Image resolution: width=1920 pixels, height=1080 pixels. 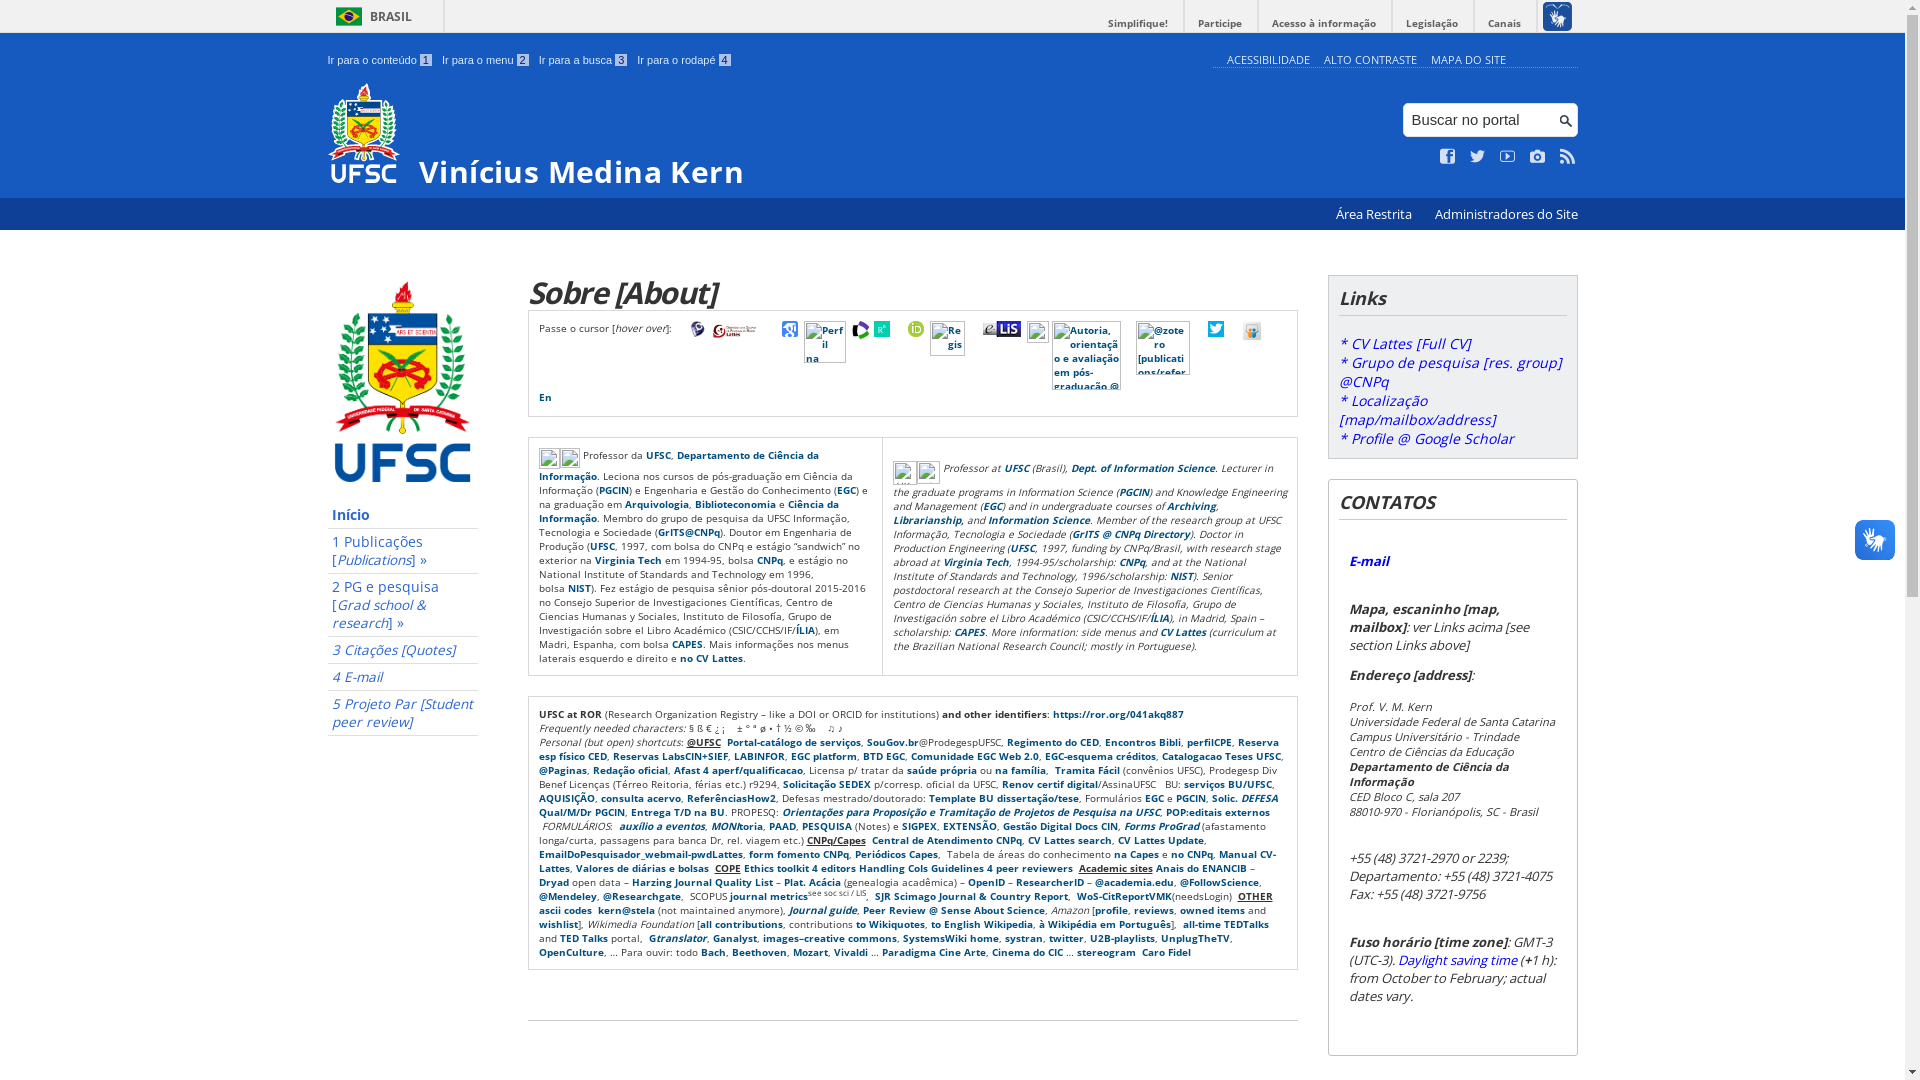 I want to click on 'Entrega T/D na BU', so click(x=676, y=812).